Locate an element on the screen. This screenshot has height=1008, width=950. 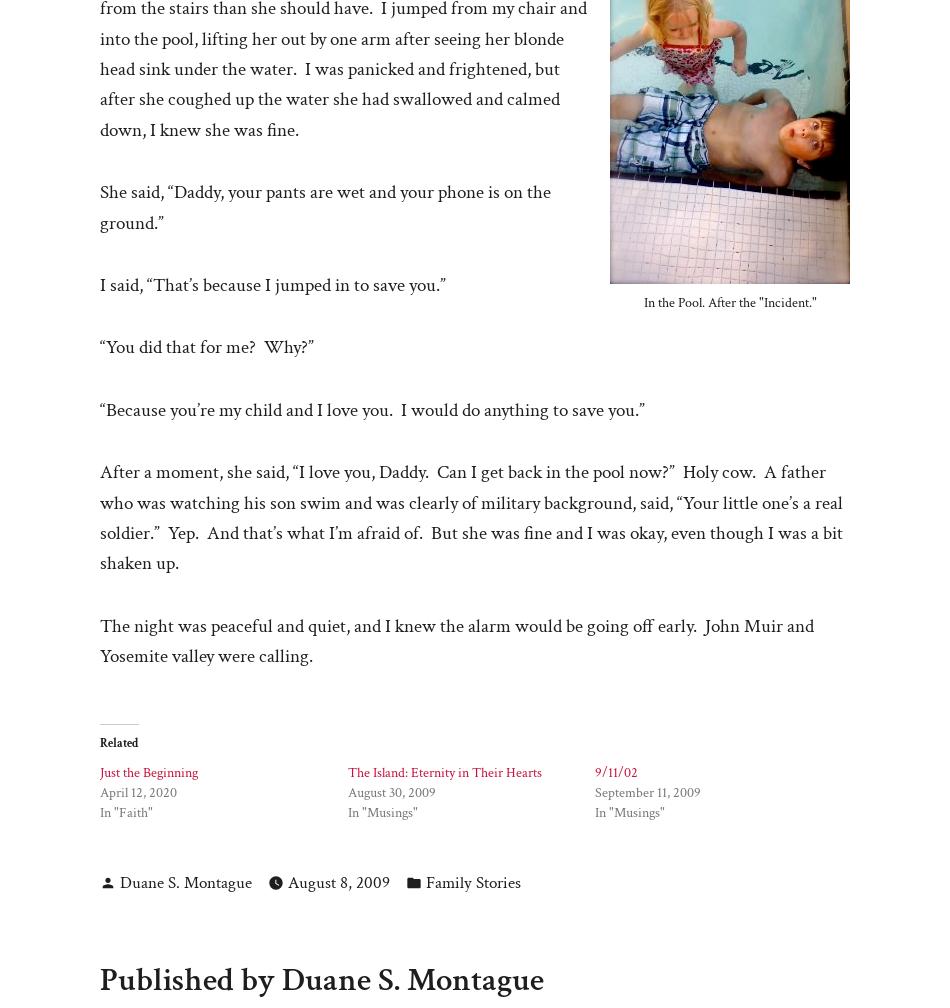
'After a moment, she said, “I love you, Daddy.  Can I get back in the pool now?”  Holy cow.  A father who was watching his son swim and was clearly of military background, said, “Your little one’s a real soldier.”  Yep.  And that’s what I’m afraid of.  But she was fine and I was okay, even though I was a bit shaken up.' is located at coordinates (470, 518).